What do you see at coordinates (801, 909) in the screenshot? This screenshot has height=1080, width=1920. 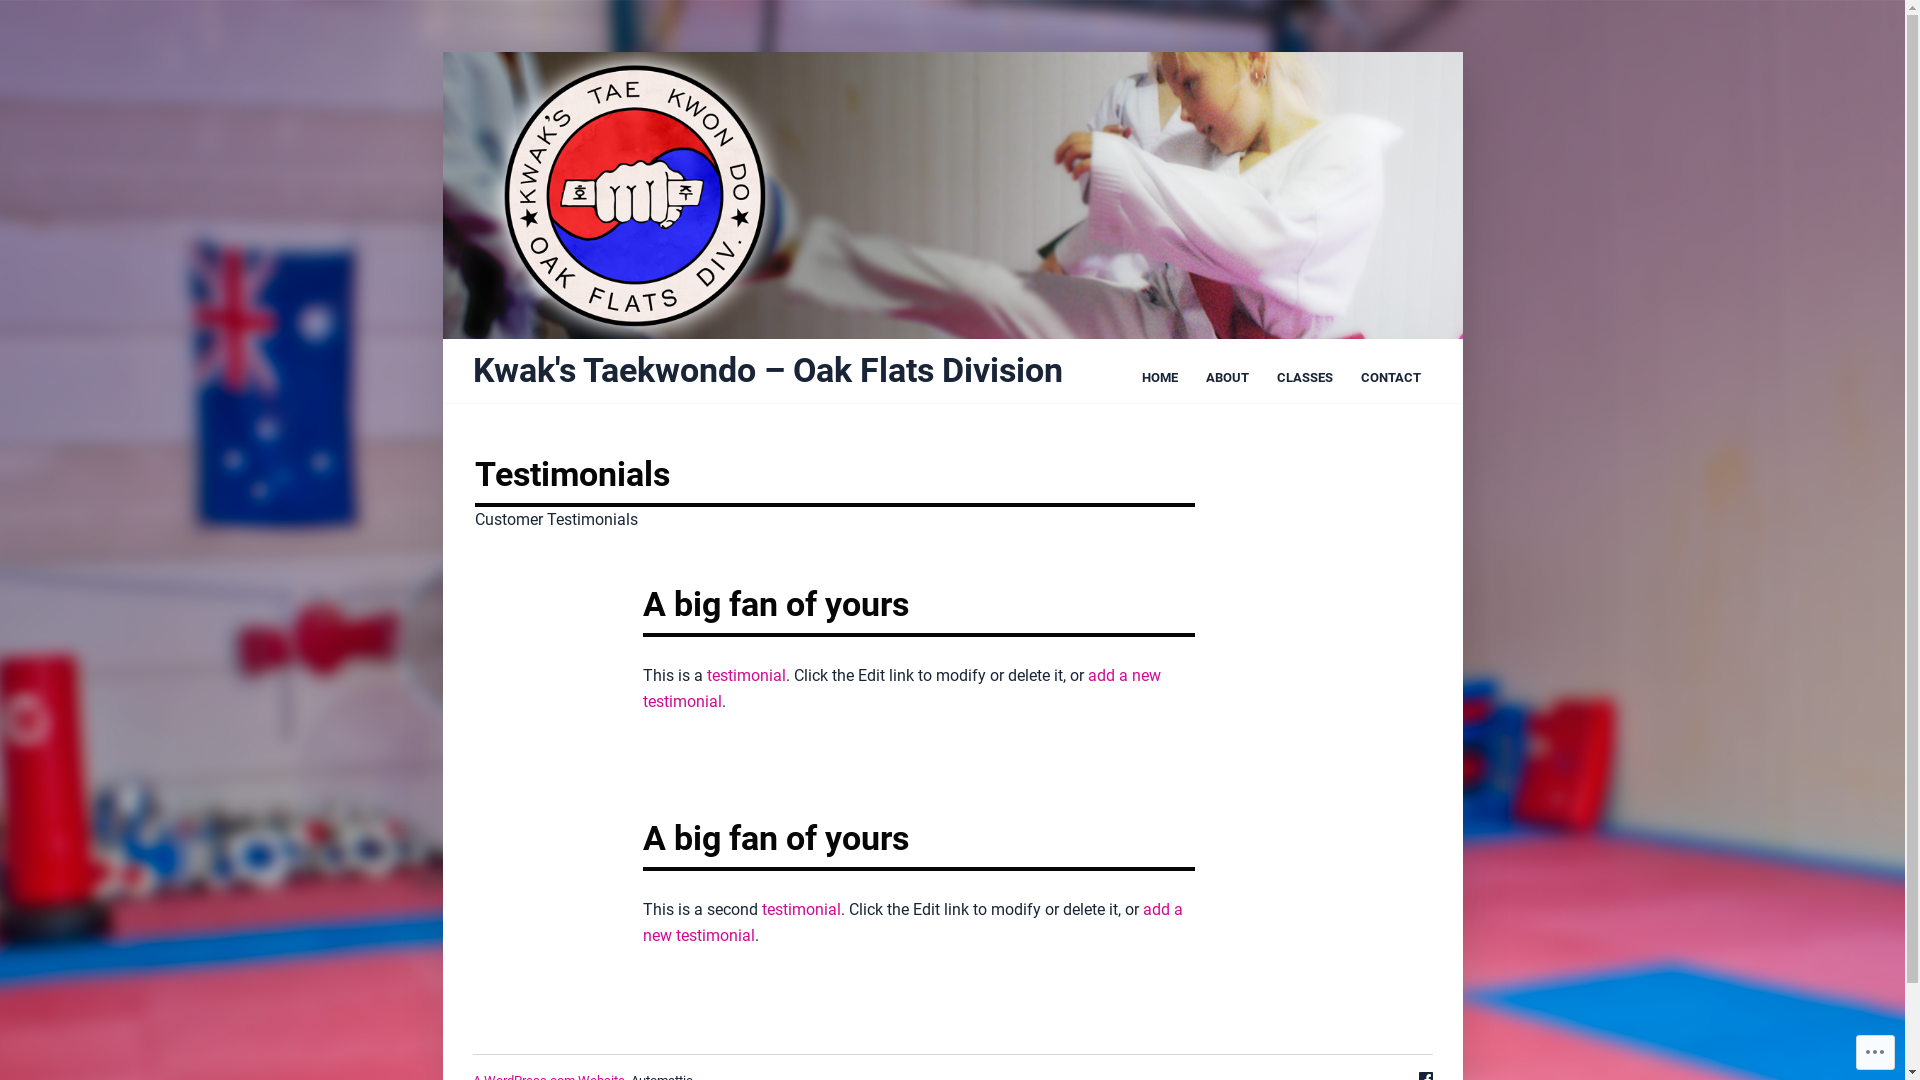 I see `'testimonial'` at bounding box center [801, 909].